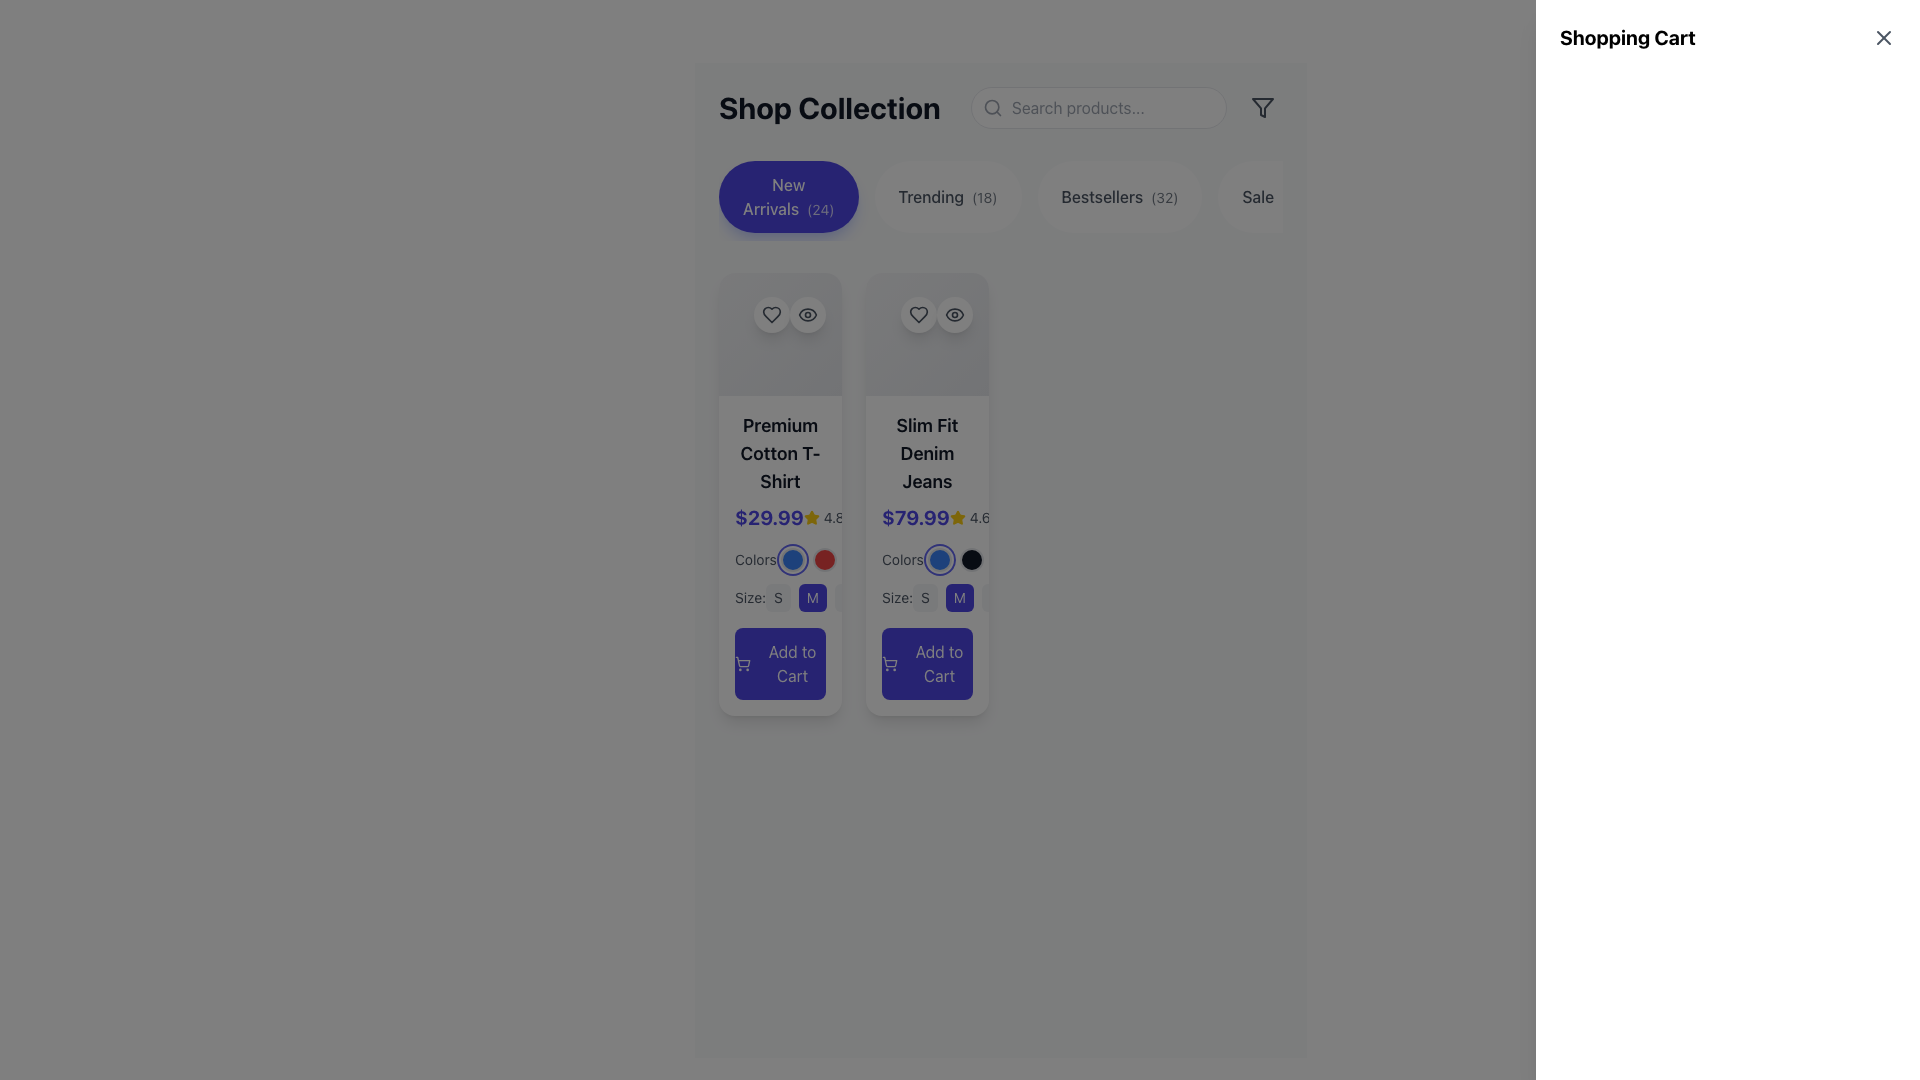 This screenshot has height=1080, width=1920. Describe the element at coordinates (779, 596) in the screenshot. I see `the rounded rectangular button labeled 'S' with a light gray background` at that location.